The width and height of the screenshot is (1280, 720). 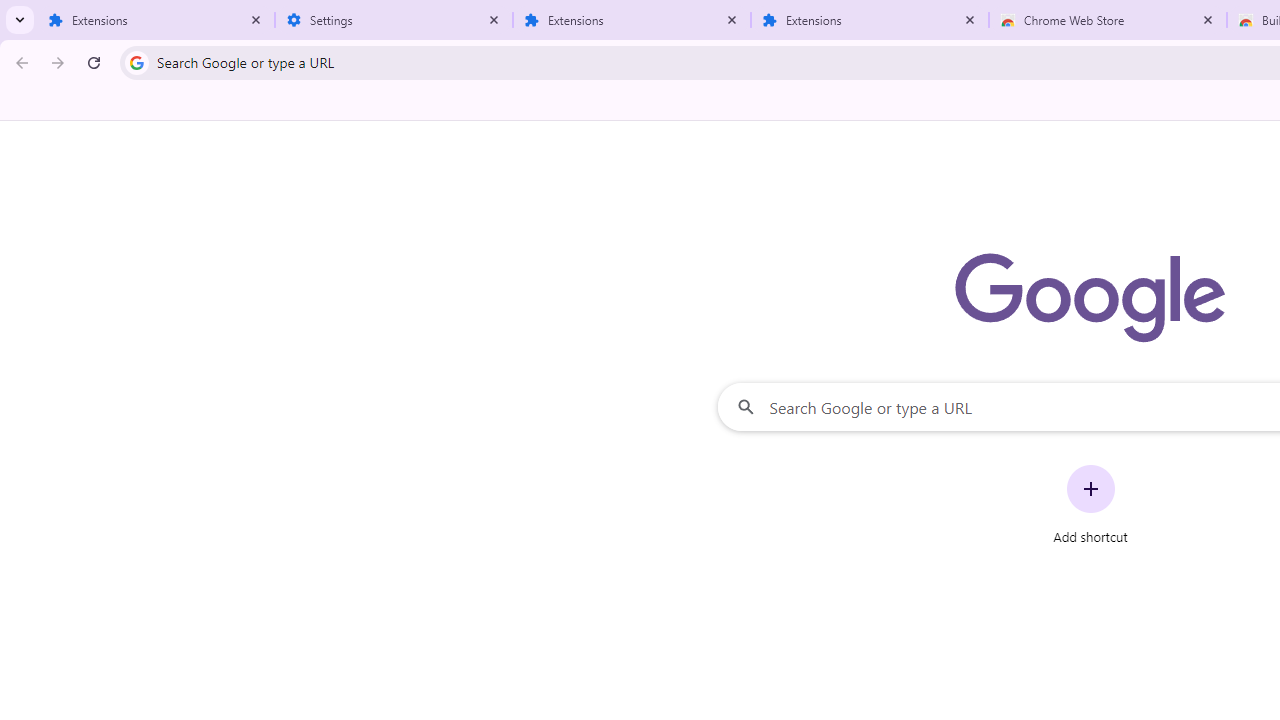 I want to click on 'Reload', so click(x=93, y=61).